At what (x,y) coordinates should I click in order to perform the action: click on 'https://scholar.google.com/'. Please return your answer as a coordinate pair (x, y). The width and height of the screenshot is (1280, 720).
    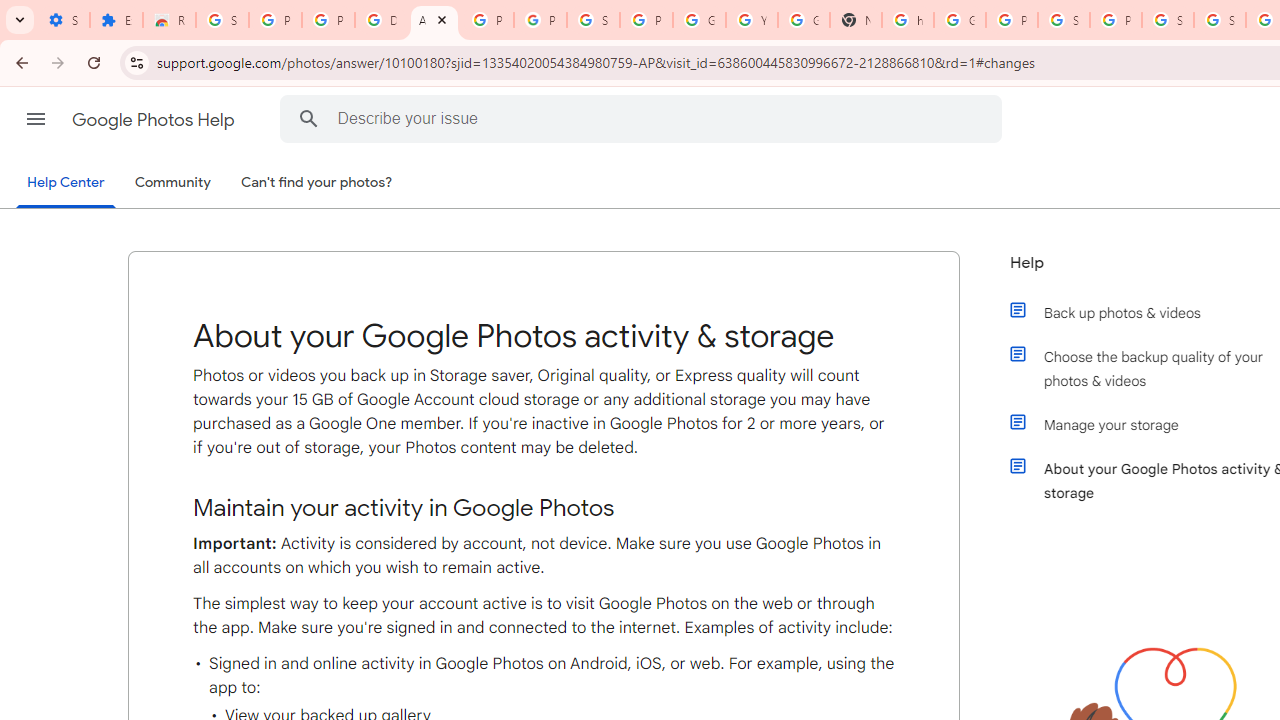
    Looking at the image, I should click on (907, 20).